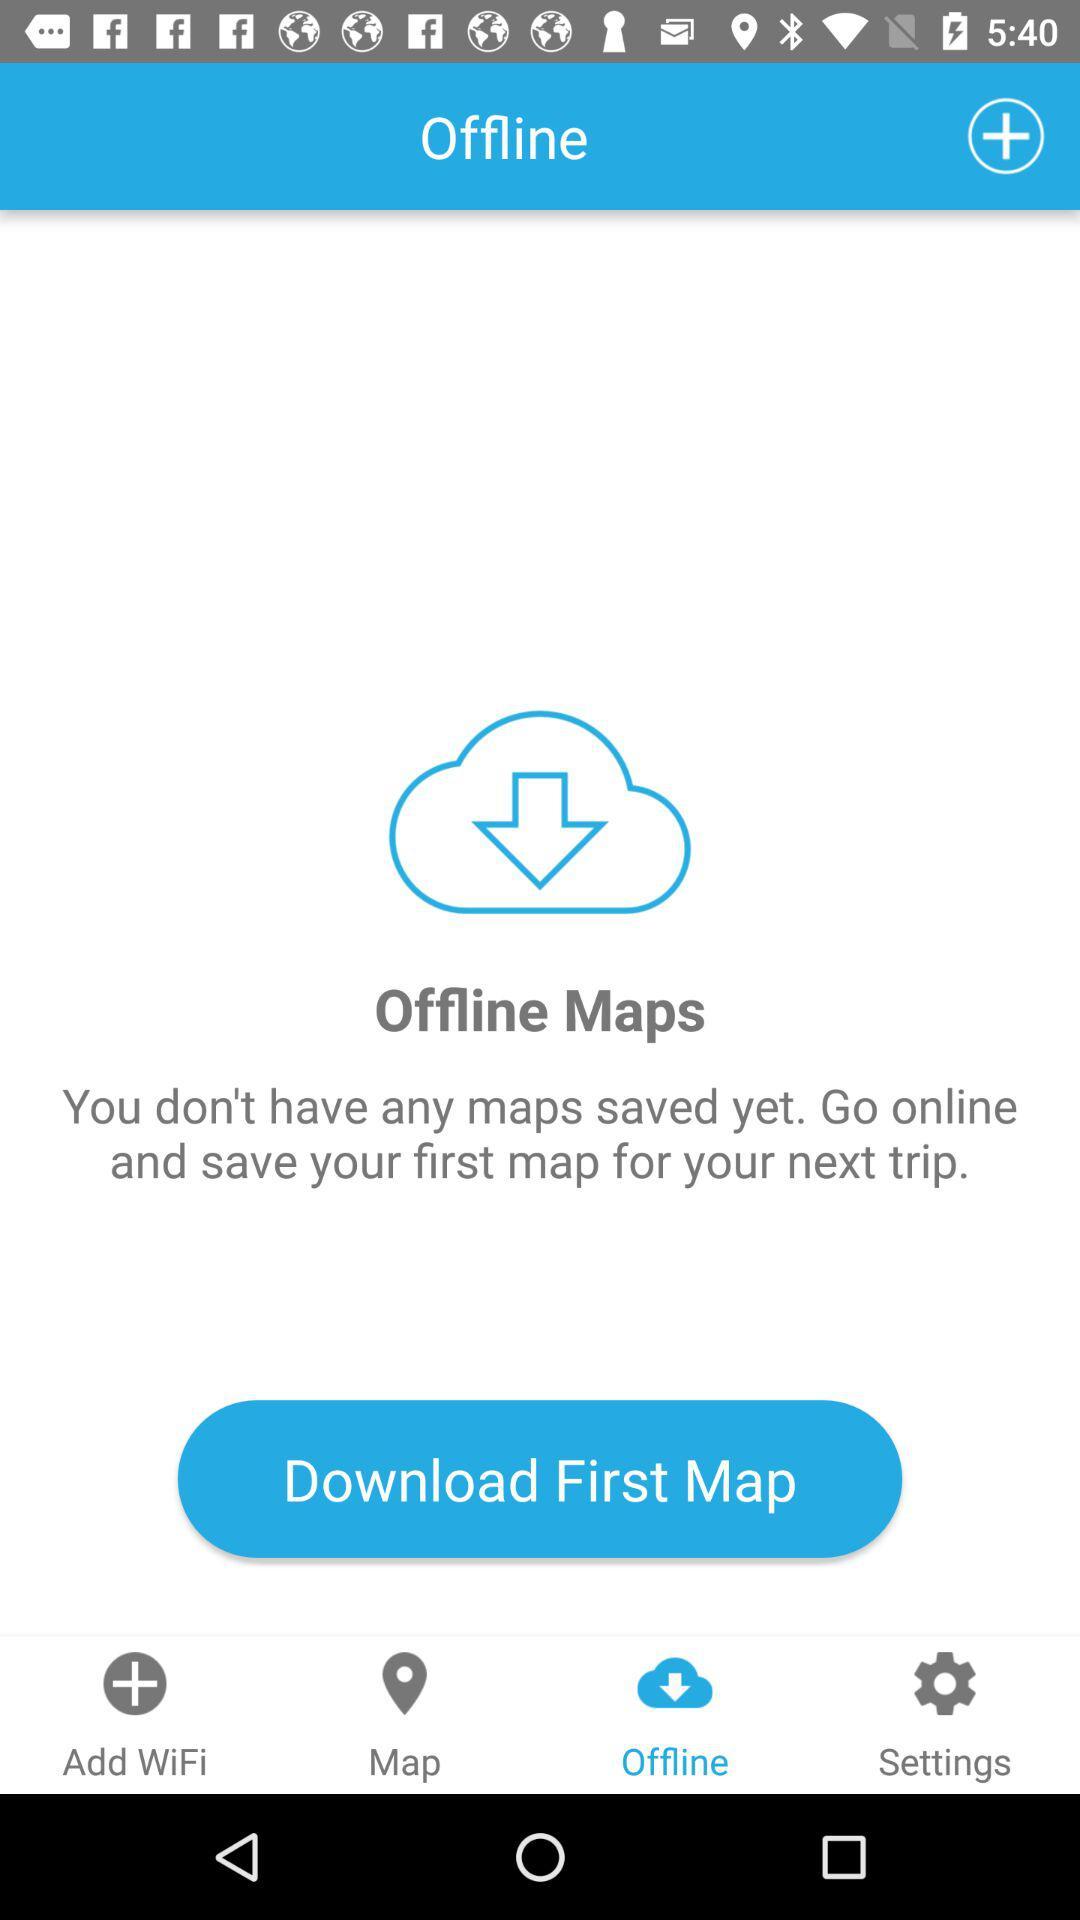 The height and width of the screenshot is (1920, 1080). I want to click on the item next to the offline item, so click(1006, 135).